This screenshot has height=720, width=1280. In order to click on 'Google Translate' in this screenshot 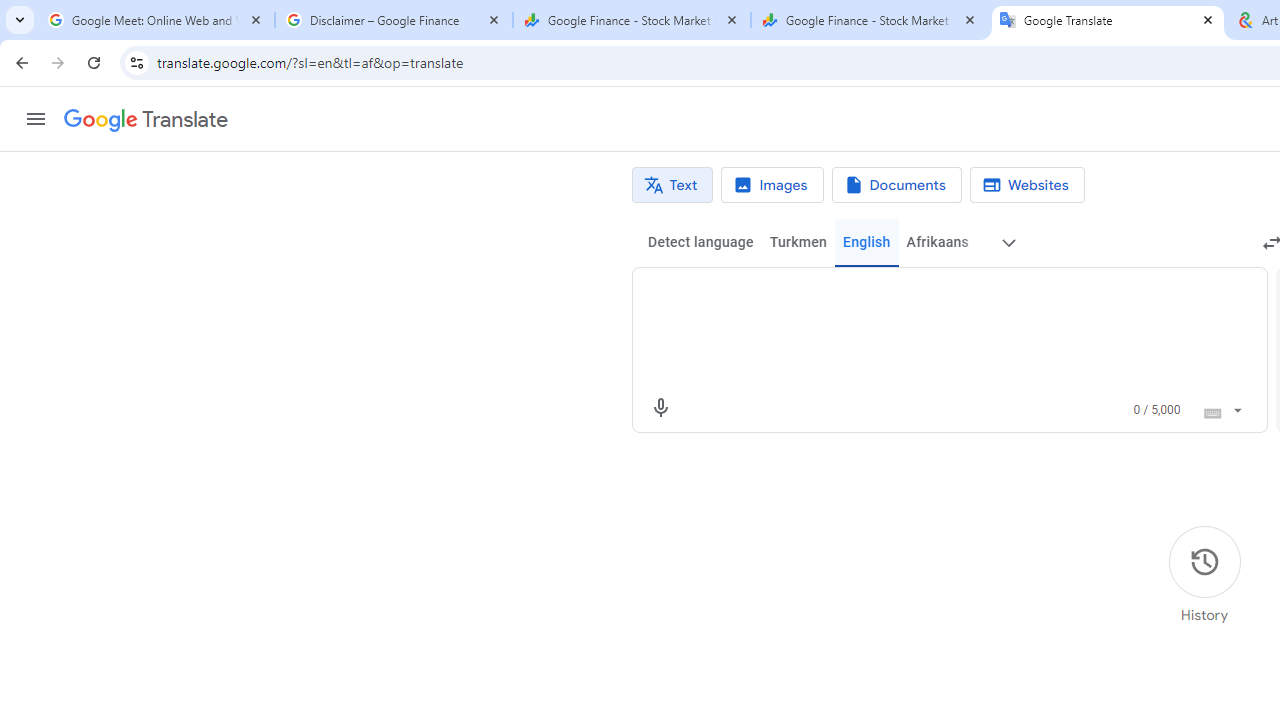, I will do `click(144, 120)`.